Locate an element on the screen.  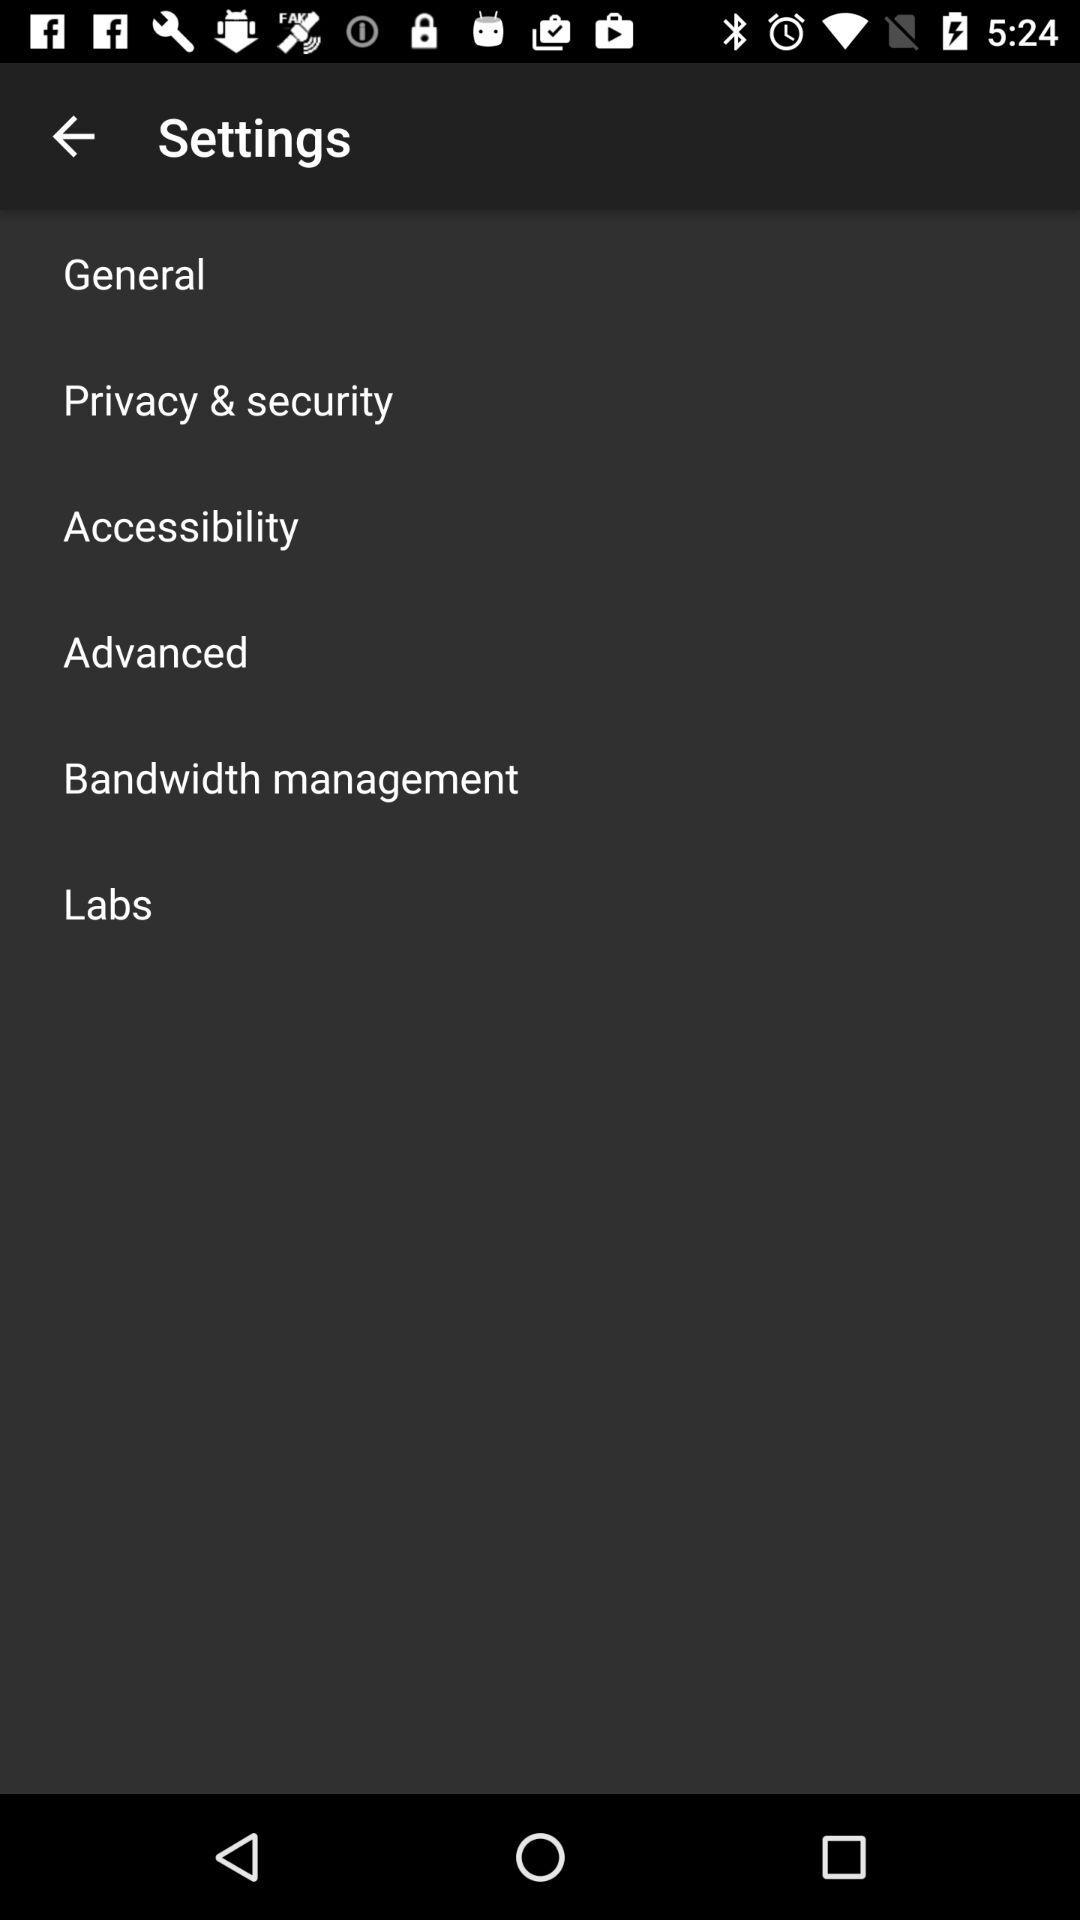
the icon above the advanced is located at coordinates (181, 524).